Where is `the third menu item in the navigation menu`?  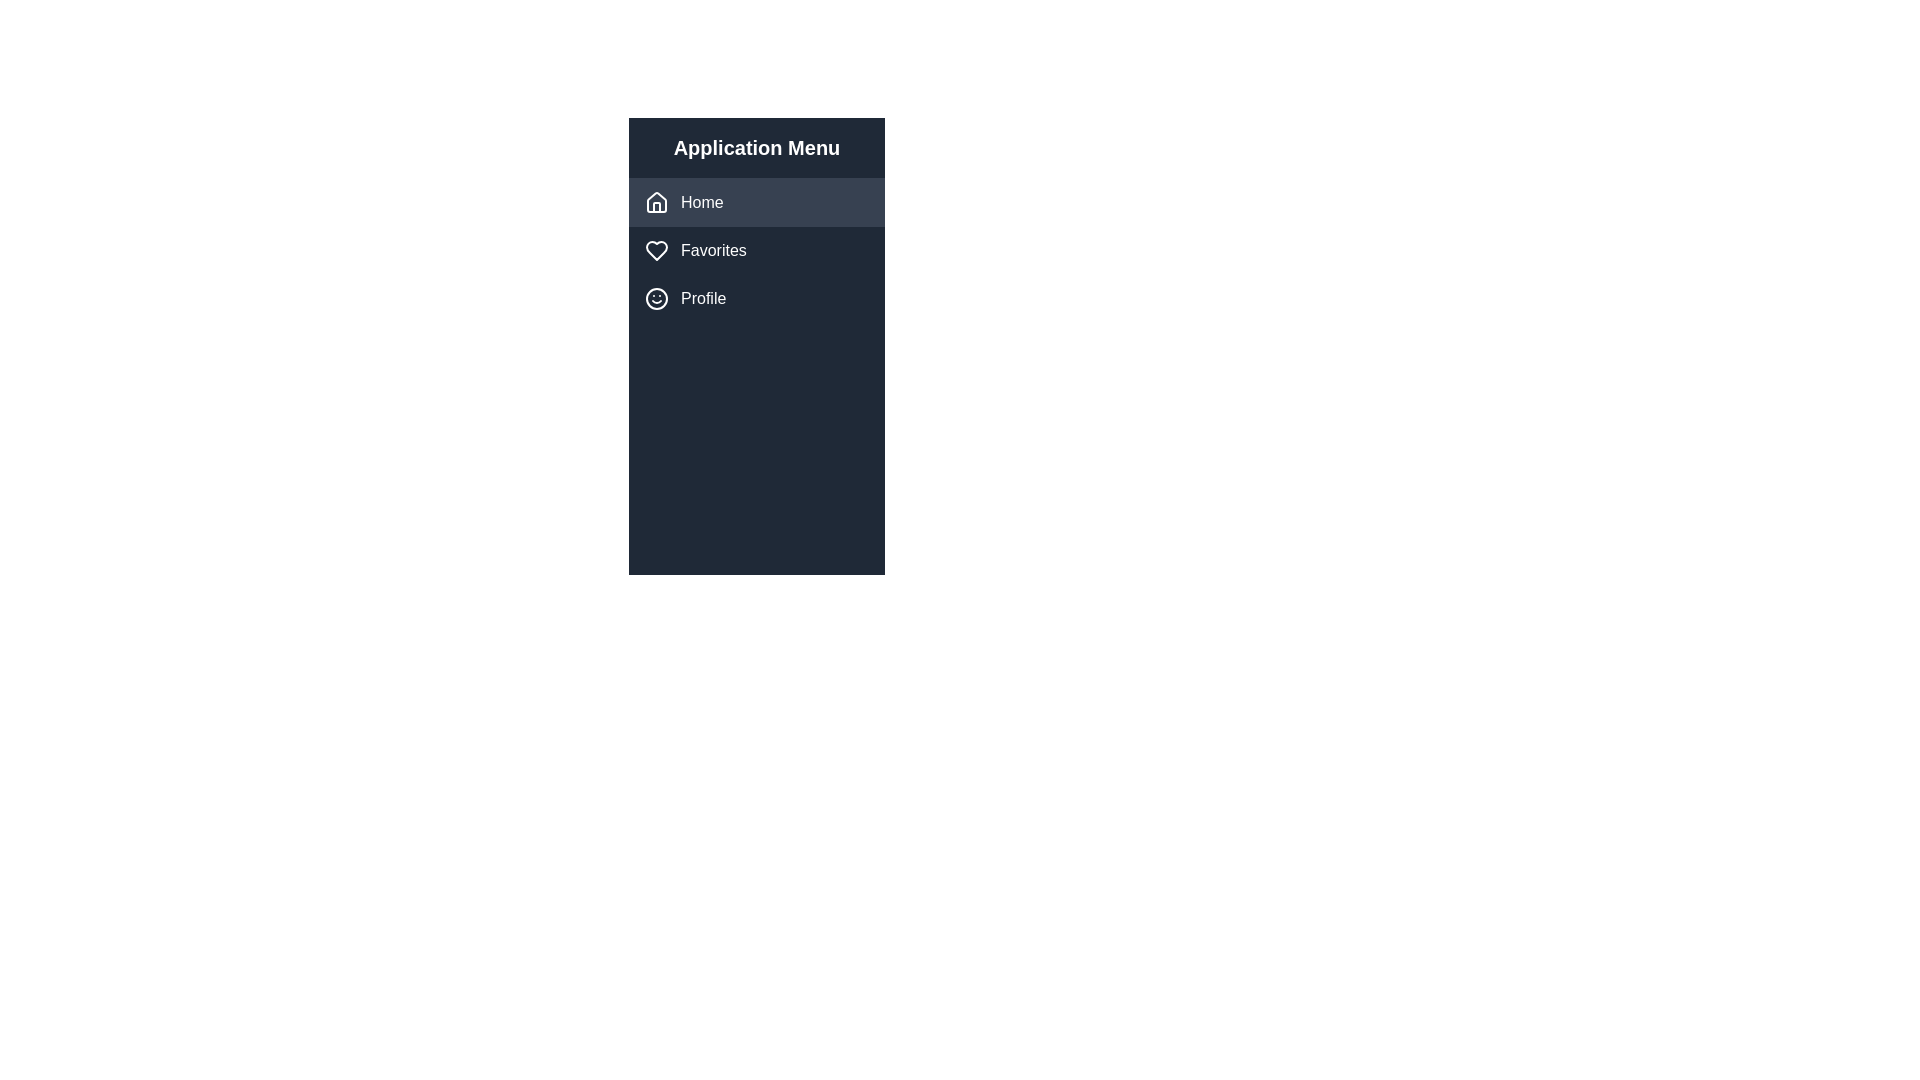
the third menu item in the navigation menu is located at coordinates (756, 299).